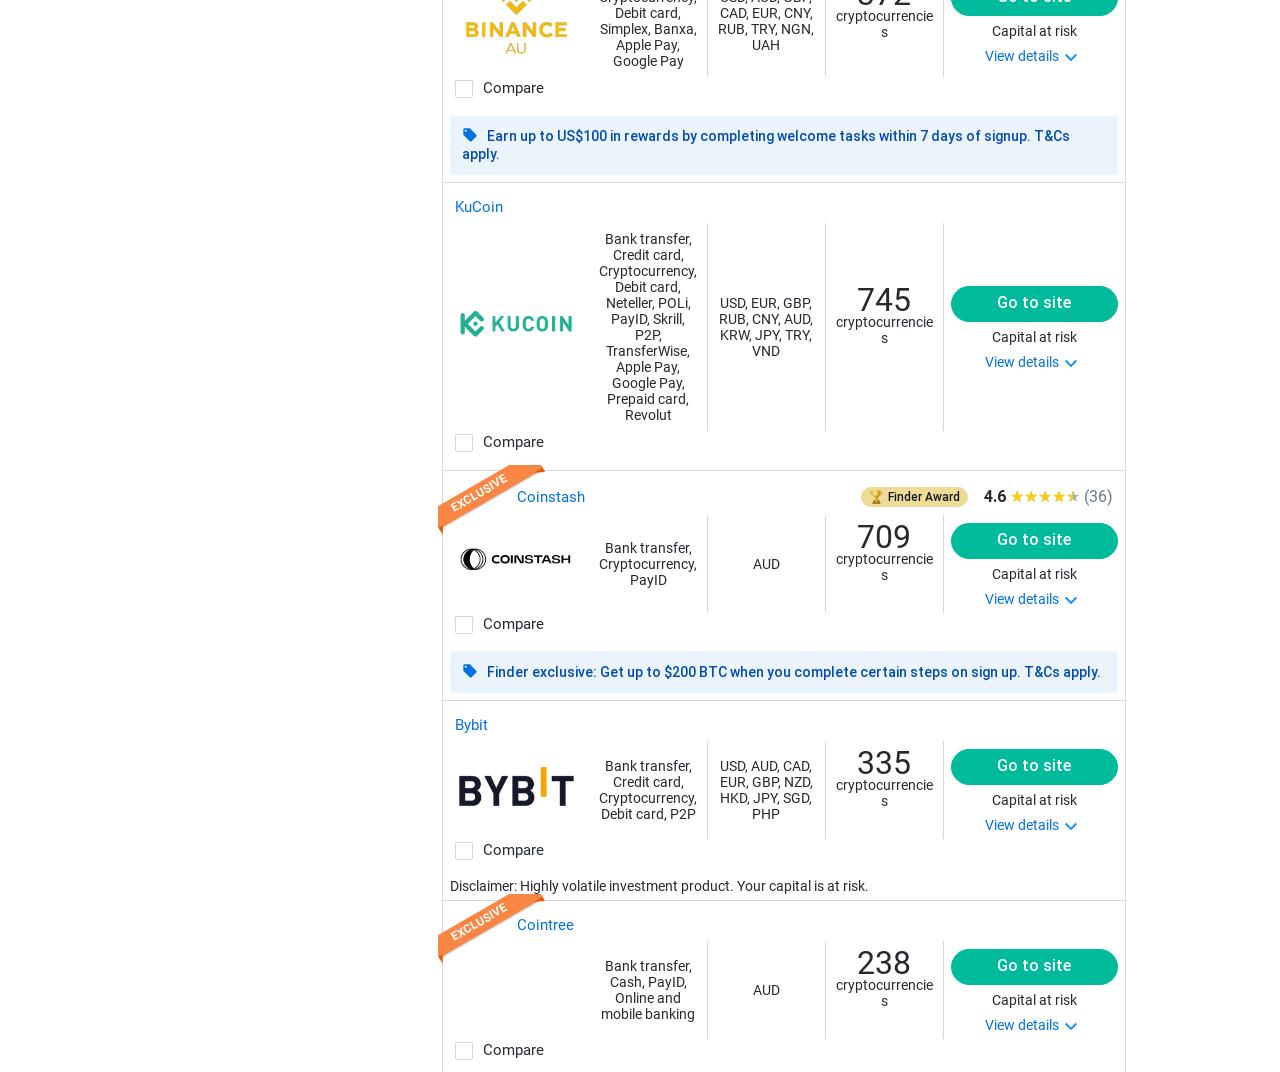 The width and height of the screenshot is (1280, 1072). Describe the element at coordinates (449, 885) in the screenshot. I see `'Disclaimer: Highly volatile investment product. Your capital is at risk.'` at that location.